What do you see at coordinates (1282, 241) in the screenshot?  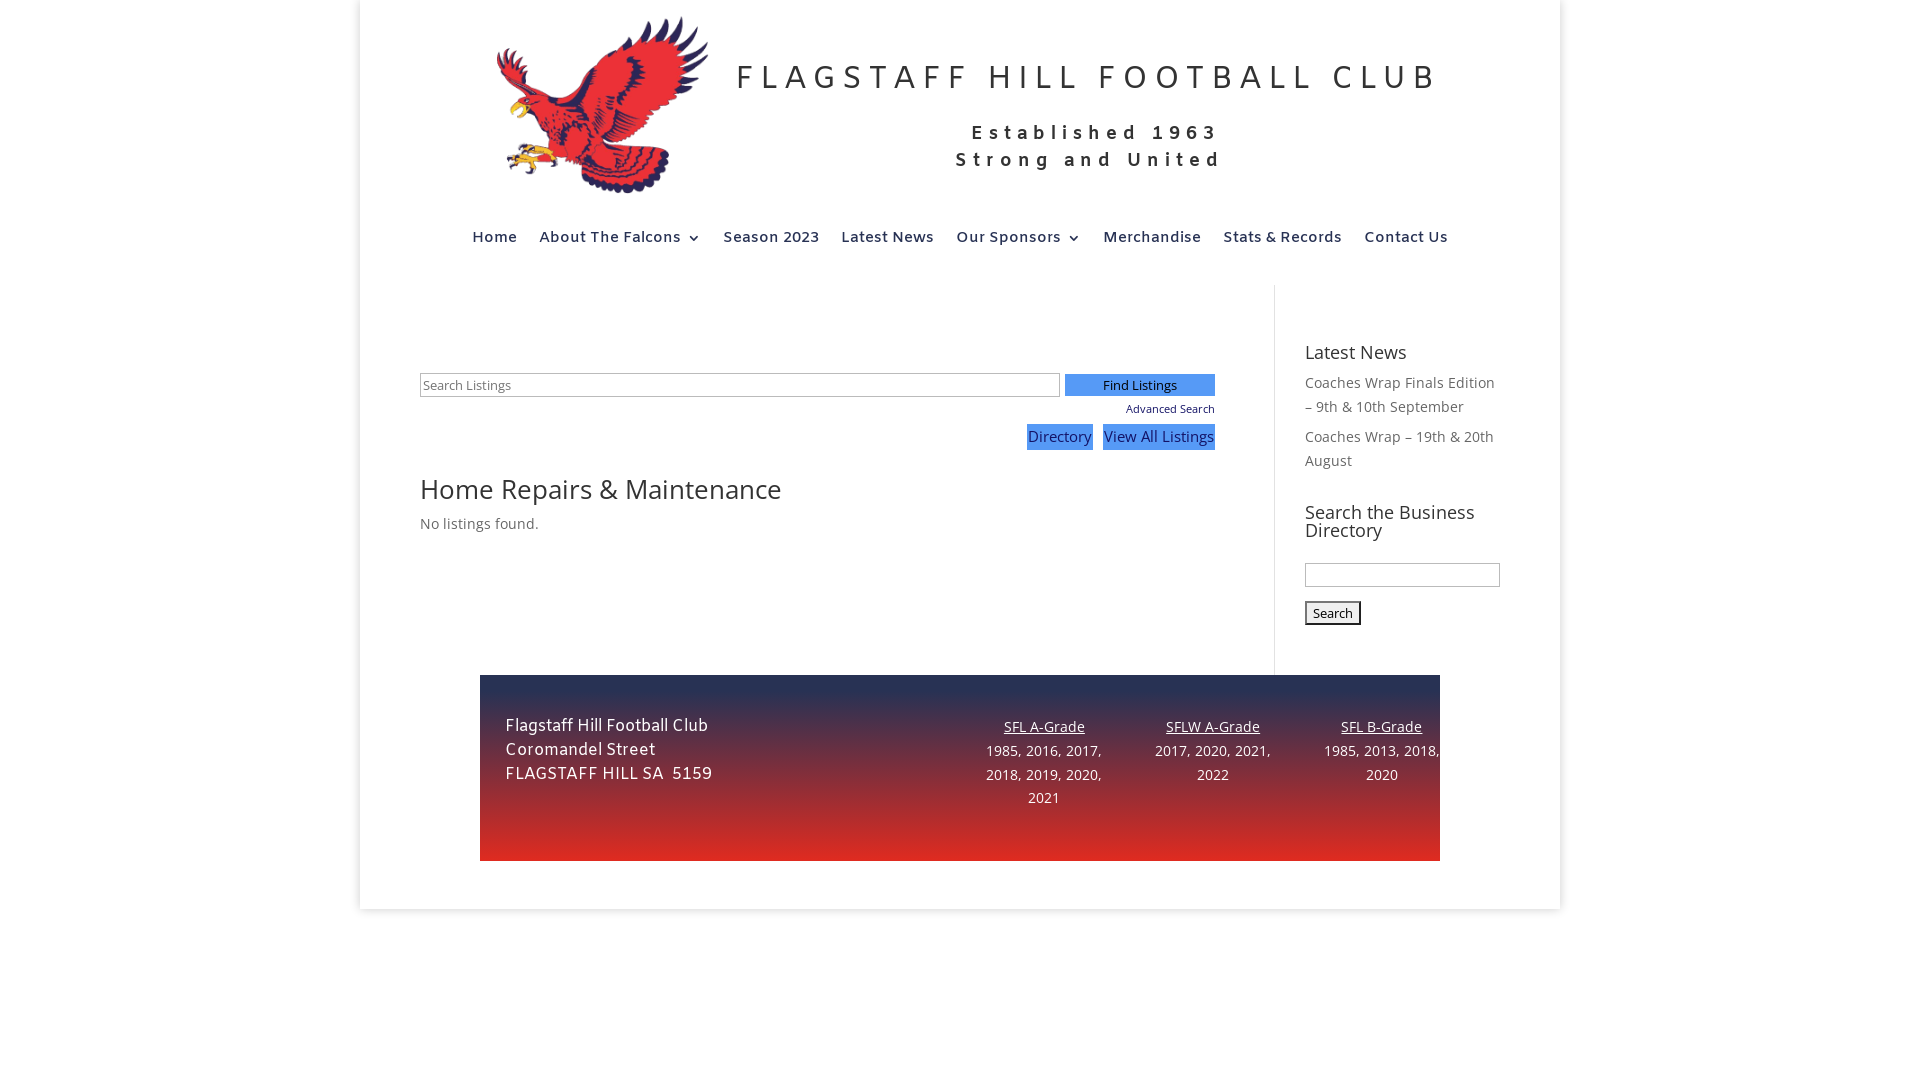 I see `'Stats & Records'` at bounding box center [1282, 241].